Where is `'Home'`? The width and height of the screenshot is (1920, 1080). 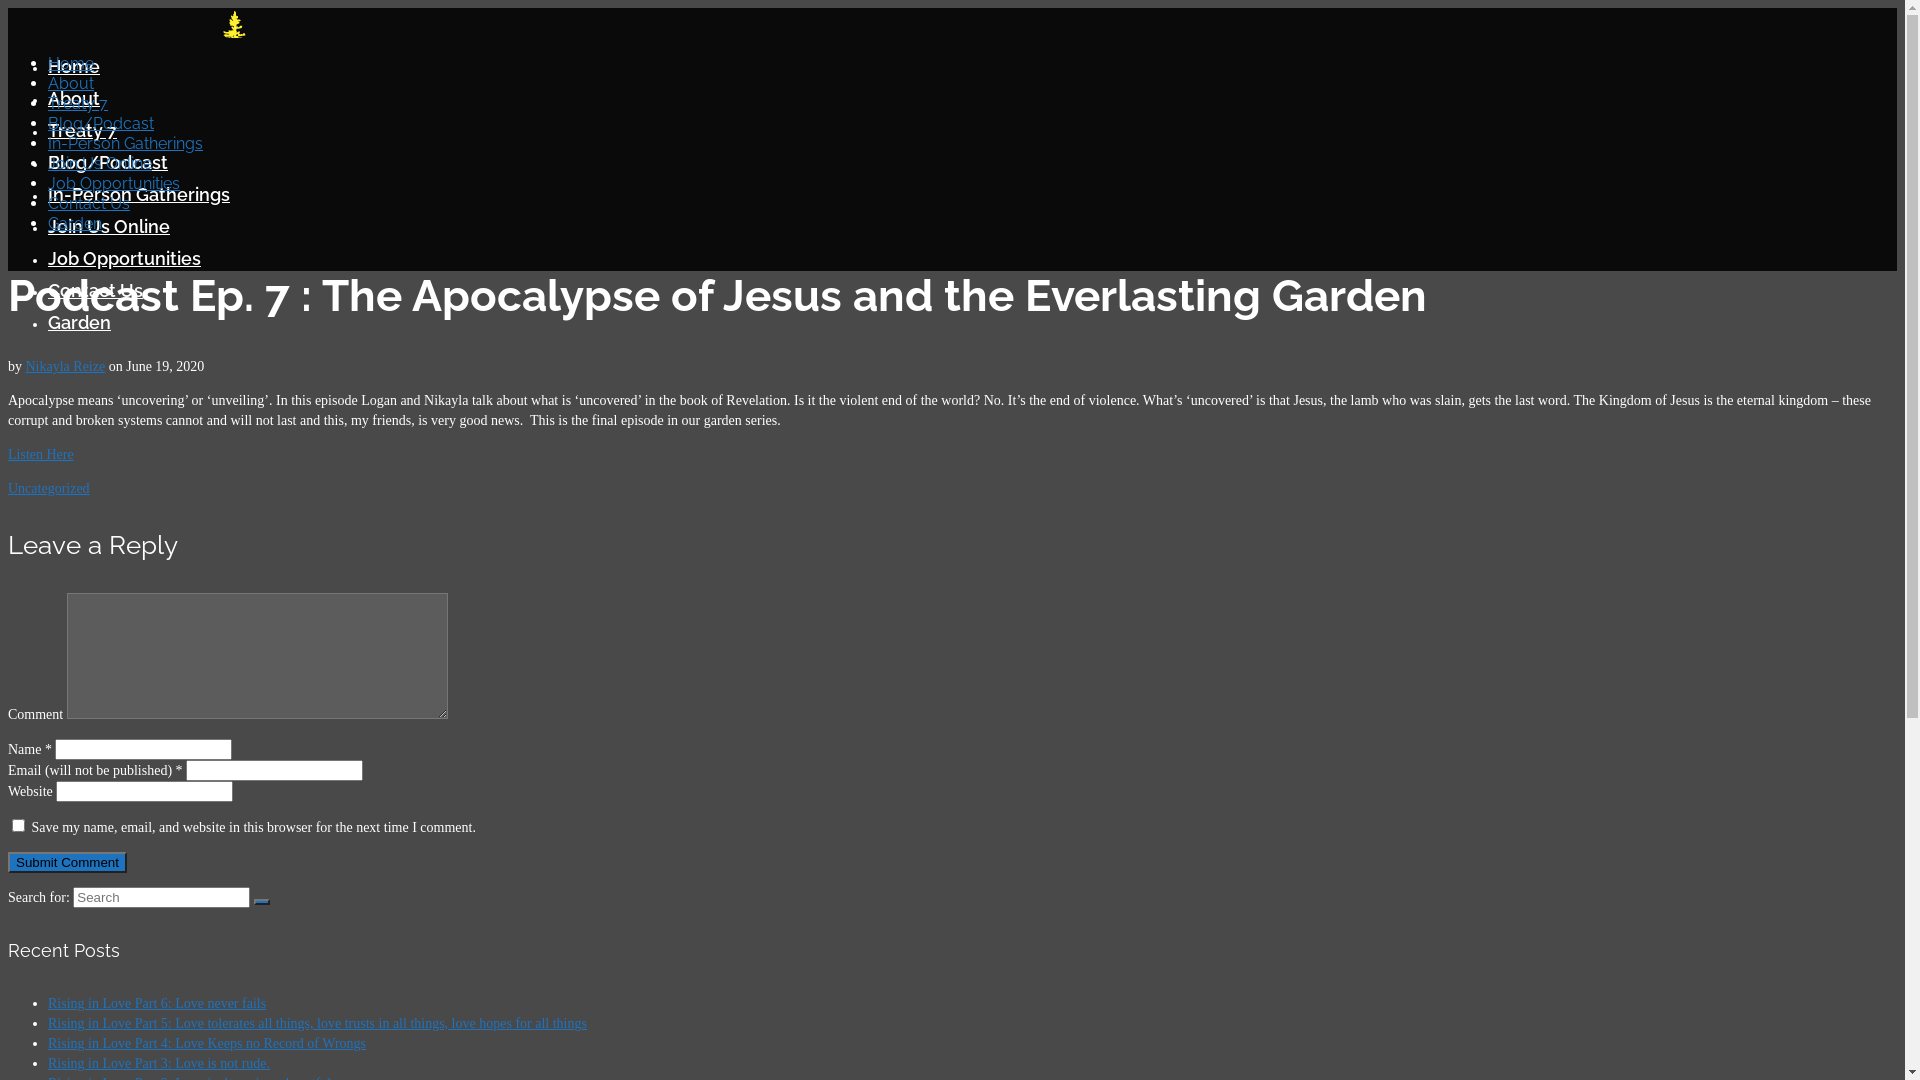
'Home' is located at coordinates (73, 65).